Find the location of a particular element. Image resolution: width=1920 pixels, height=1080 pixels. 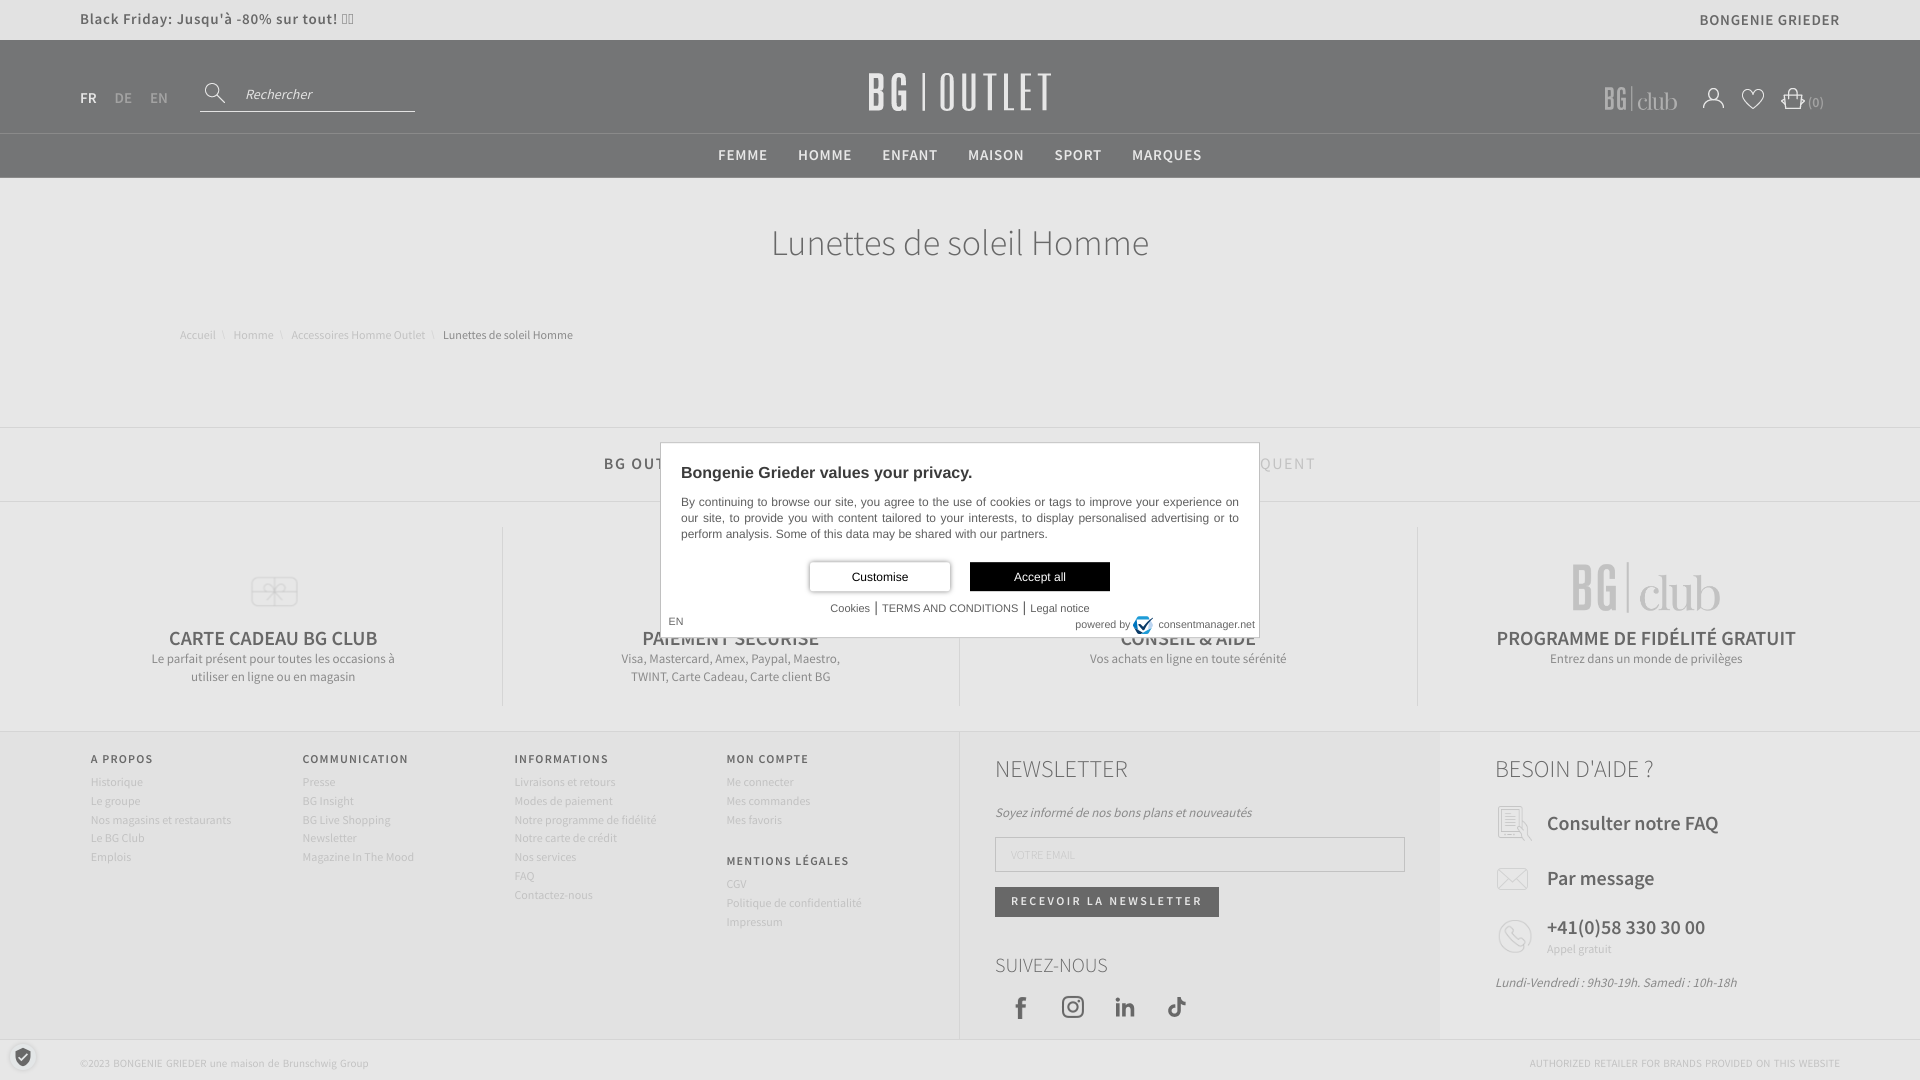

'Accessoires Homme Outlet' is located at coordinates (358, 334).